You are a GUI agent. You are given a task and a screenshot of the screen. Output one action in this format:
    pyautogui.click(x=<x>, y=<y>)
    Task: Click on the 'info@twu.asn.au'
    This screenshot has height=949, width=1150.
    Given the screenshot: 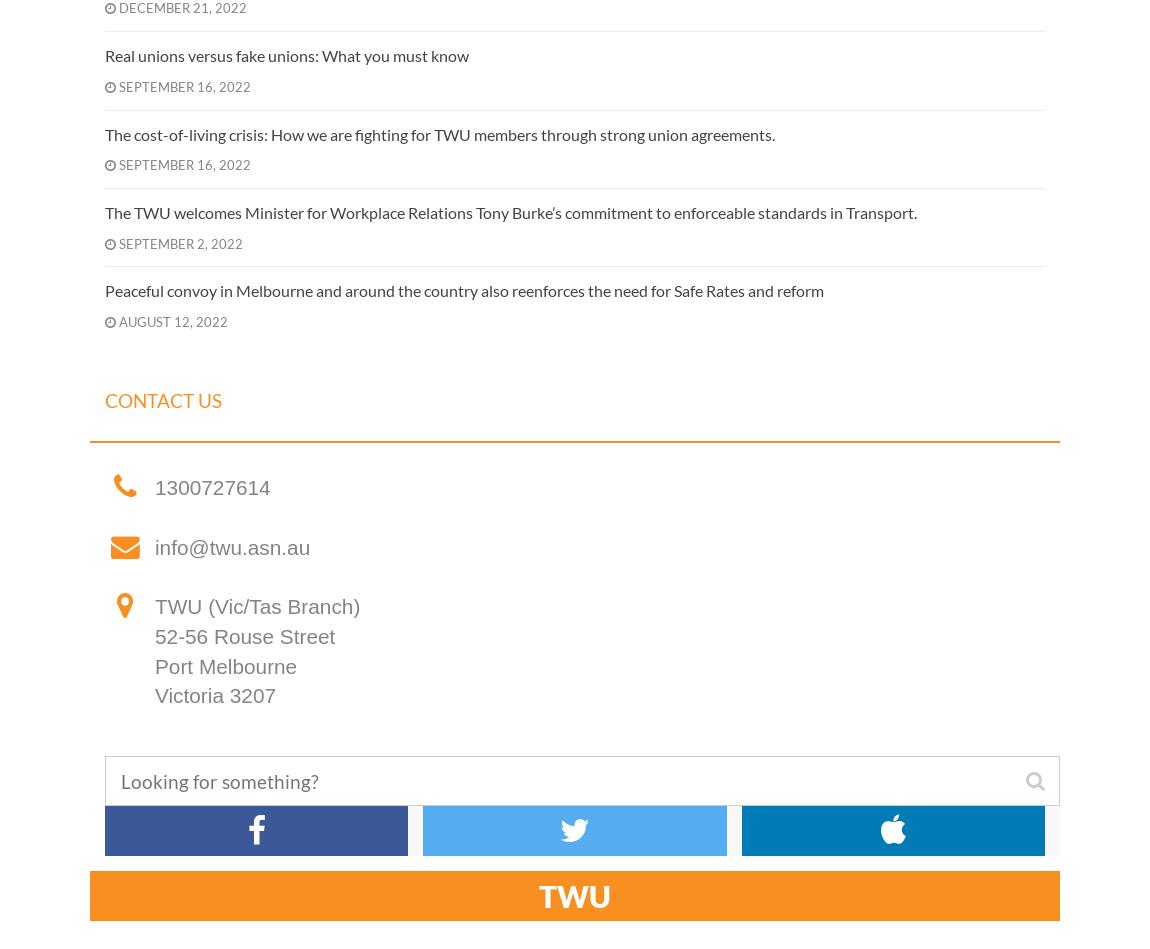 What is the action you would take?
    pyautogui.click(x=231, y=545)
    